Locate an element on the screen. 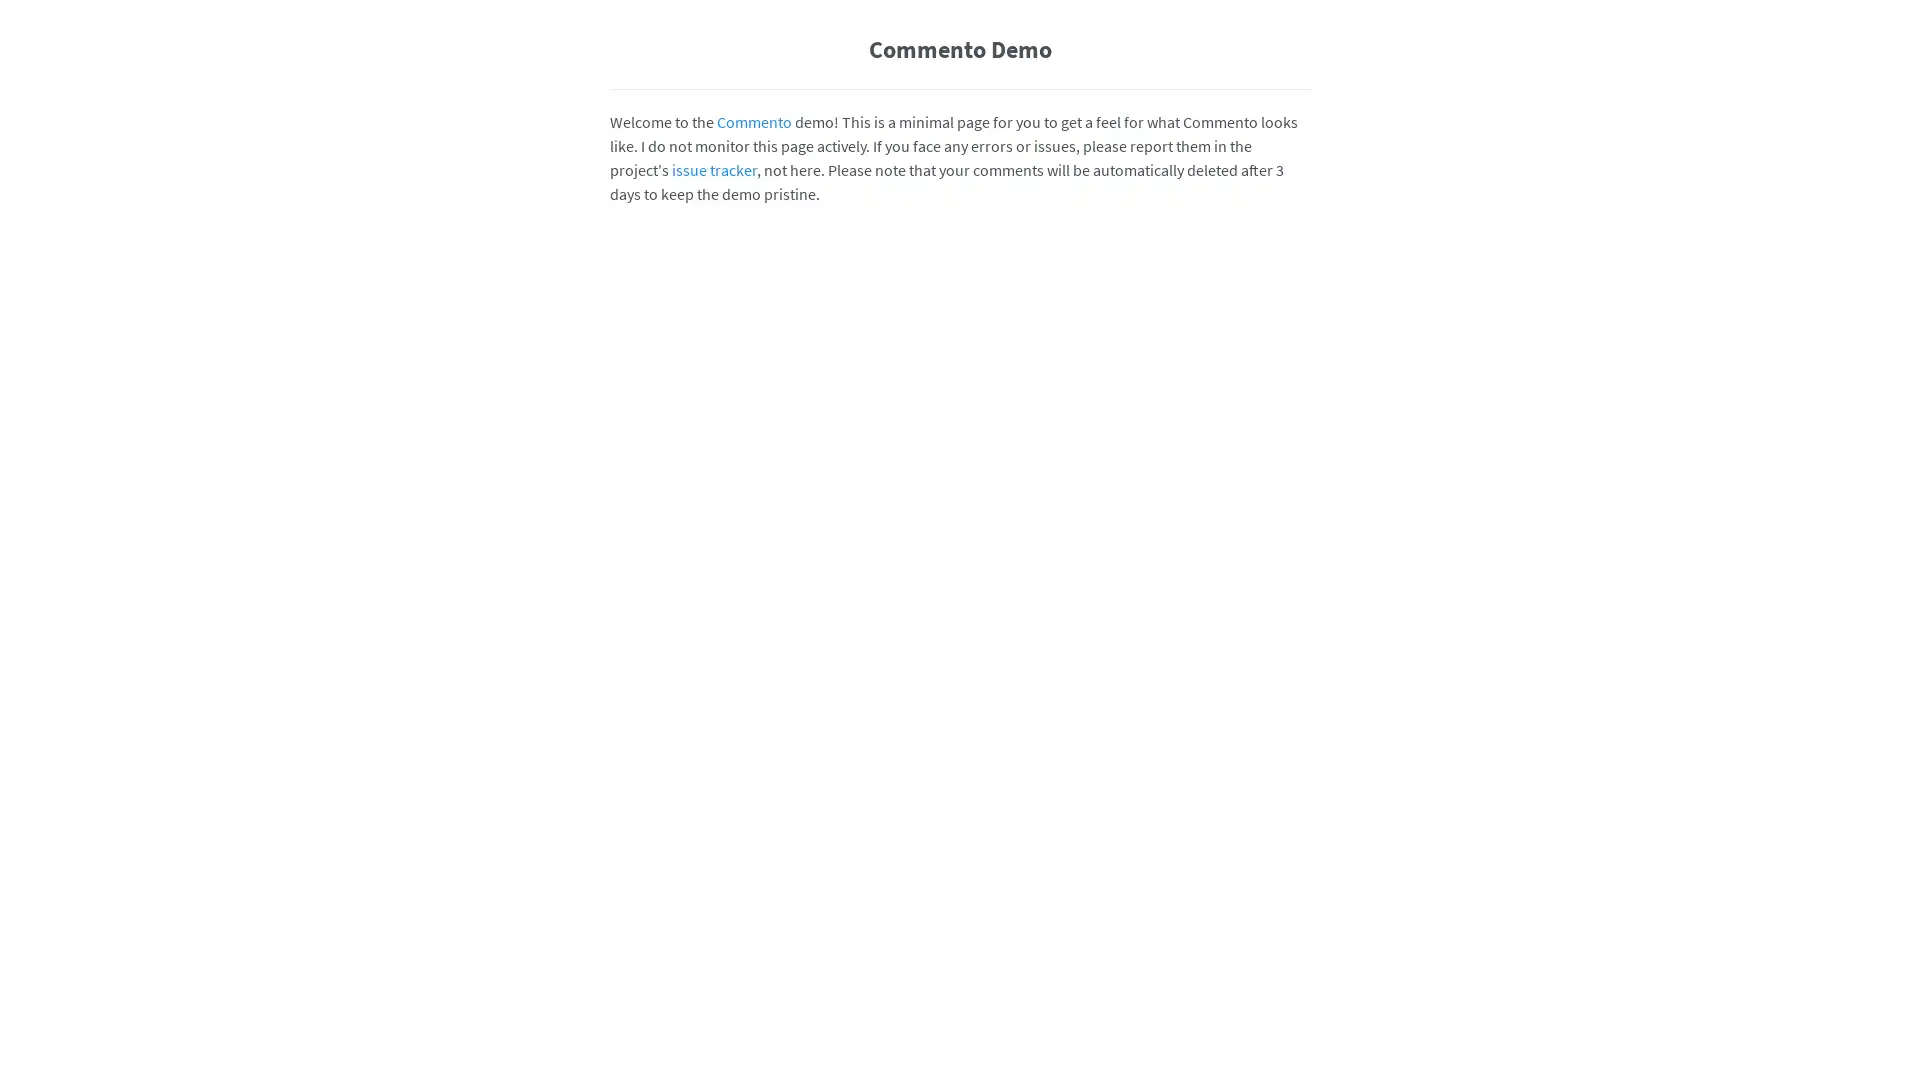 Image resolution: width=1920 pixels, height=1080 pixels. Collapse children is located at coordinates (1296, 550).